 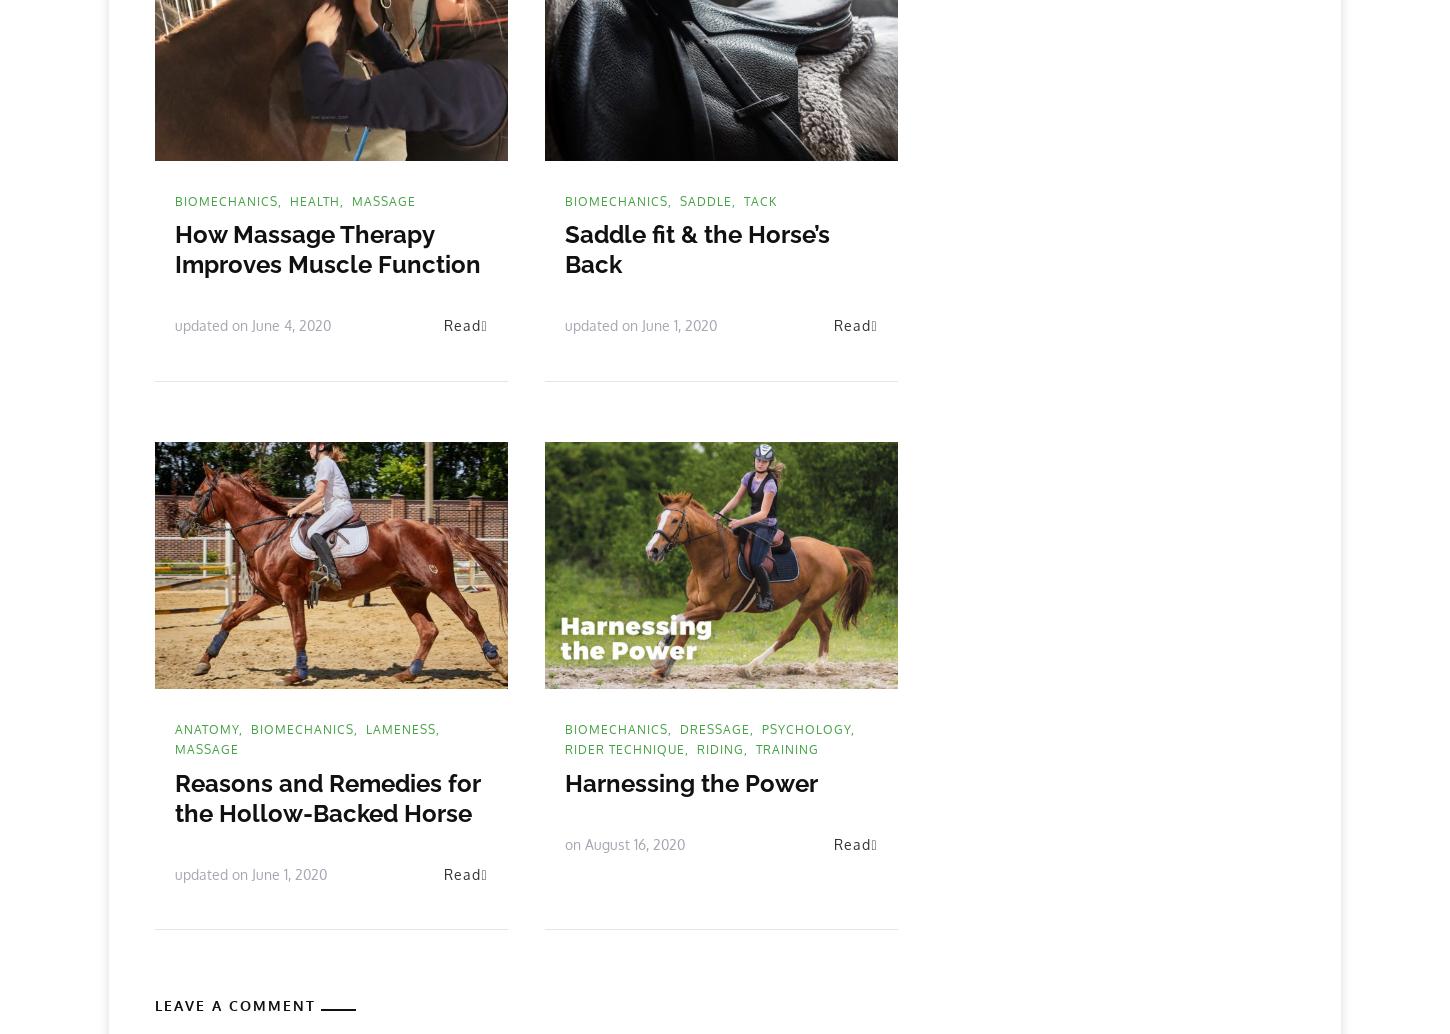 What do you see at coordinates (719, 749) in the screenshot?
I see `'riding'` at bounding box center [719, 749].